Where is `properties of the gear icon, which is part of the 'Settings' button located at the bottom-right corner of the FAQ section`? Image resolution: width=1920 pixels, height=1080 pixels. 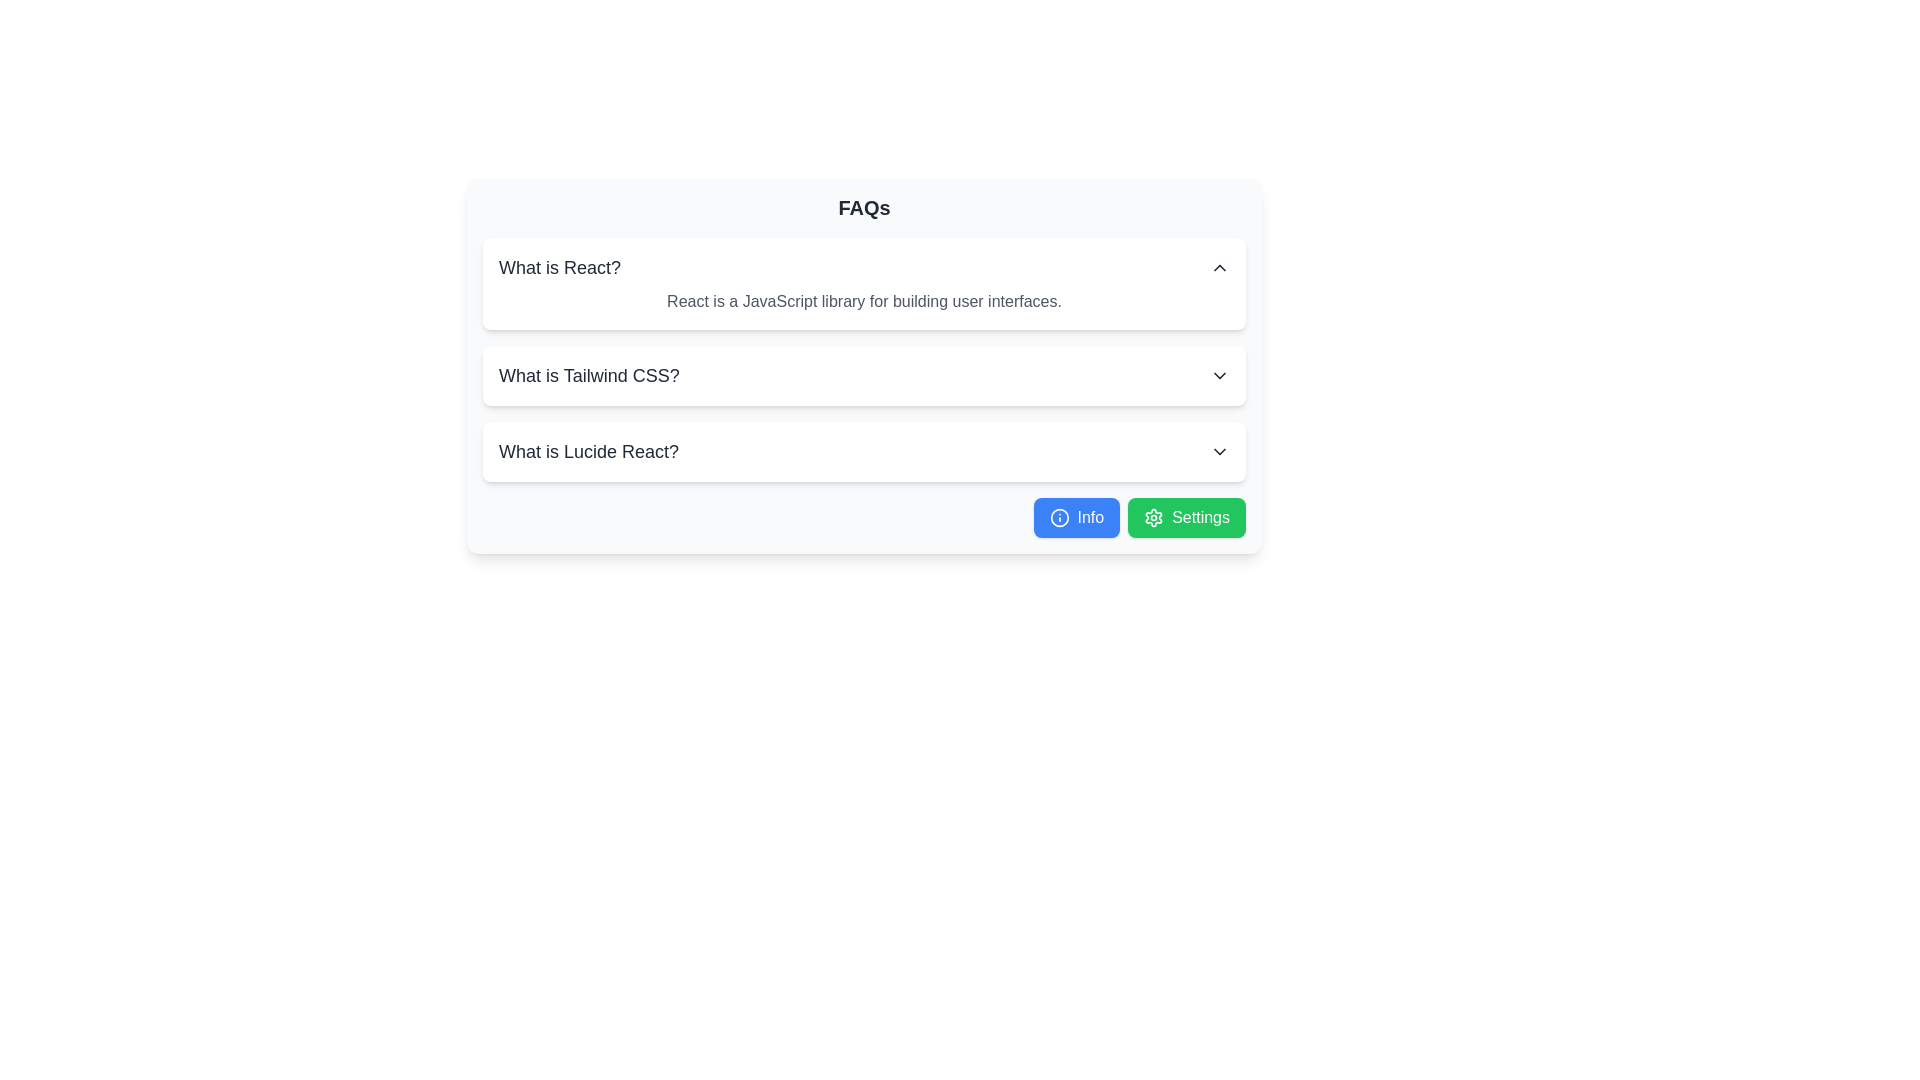 properties of the gear icon, which is part of the 'Settings' button located at the bottom-right corner of the FAQ section is located at coordinates (1154, 516).